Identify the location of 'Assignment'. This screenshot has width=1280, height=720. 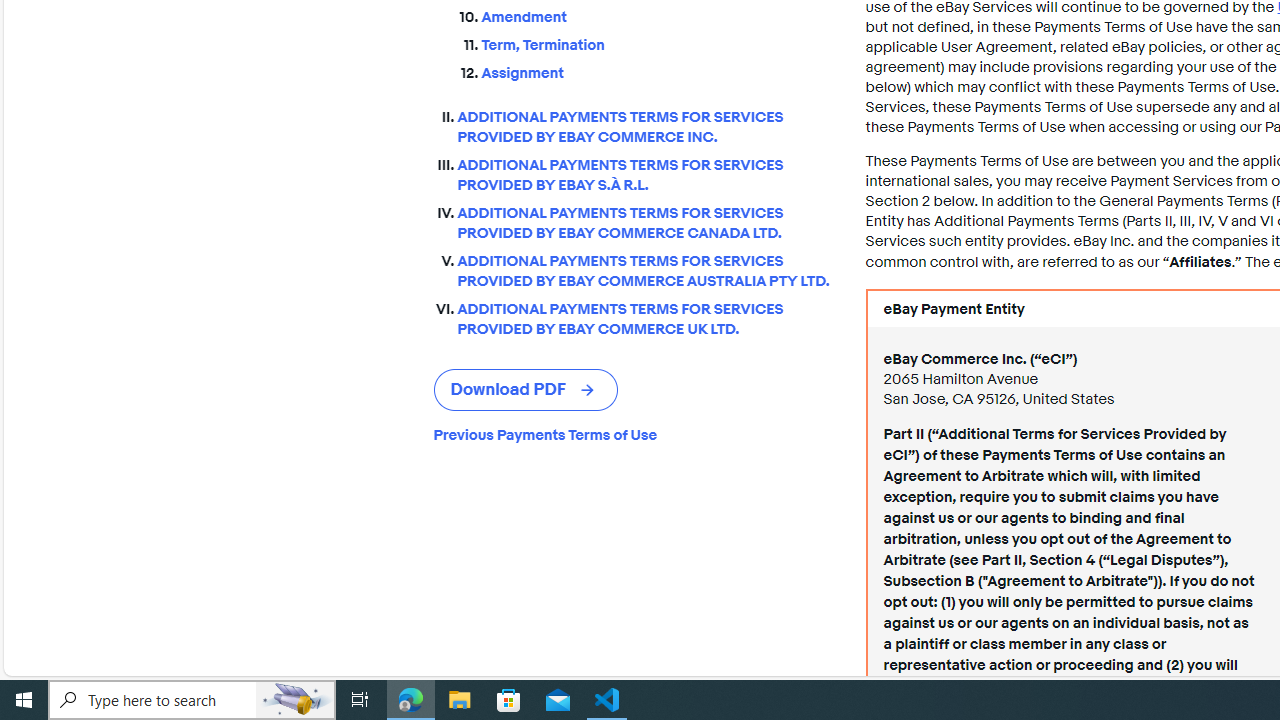
(657, 72).